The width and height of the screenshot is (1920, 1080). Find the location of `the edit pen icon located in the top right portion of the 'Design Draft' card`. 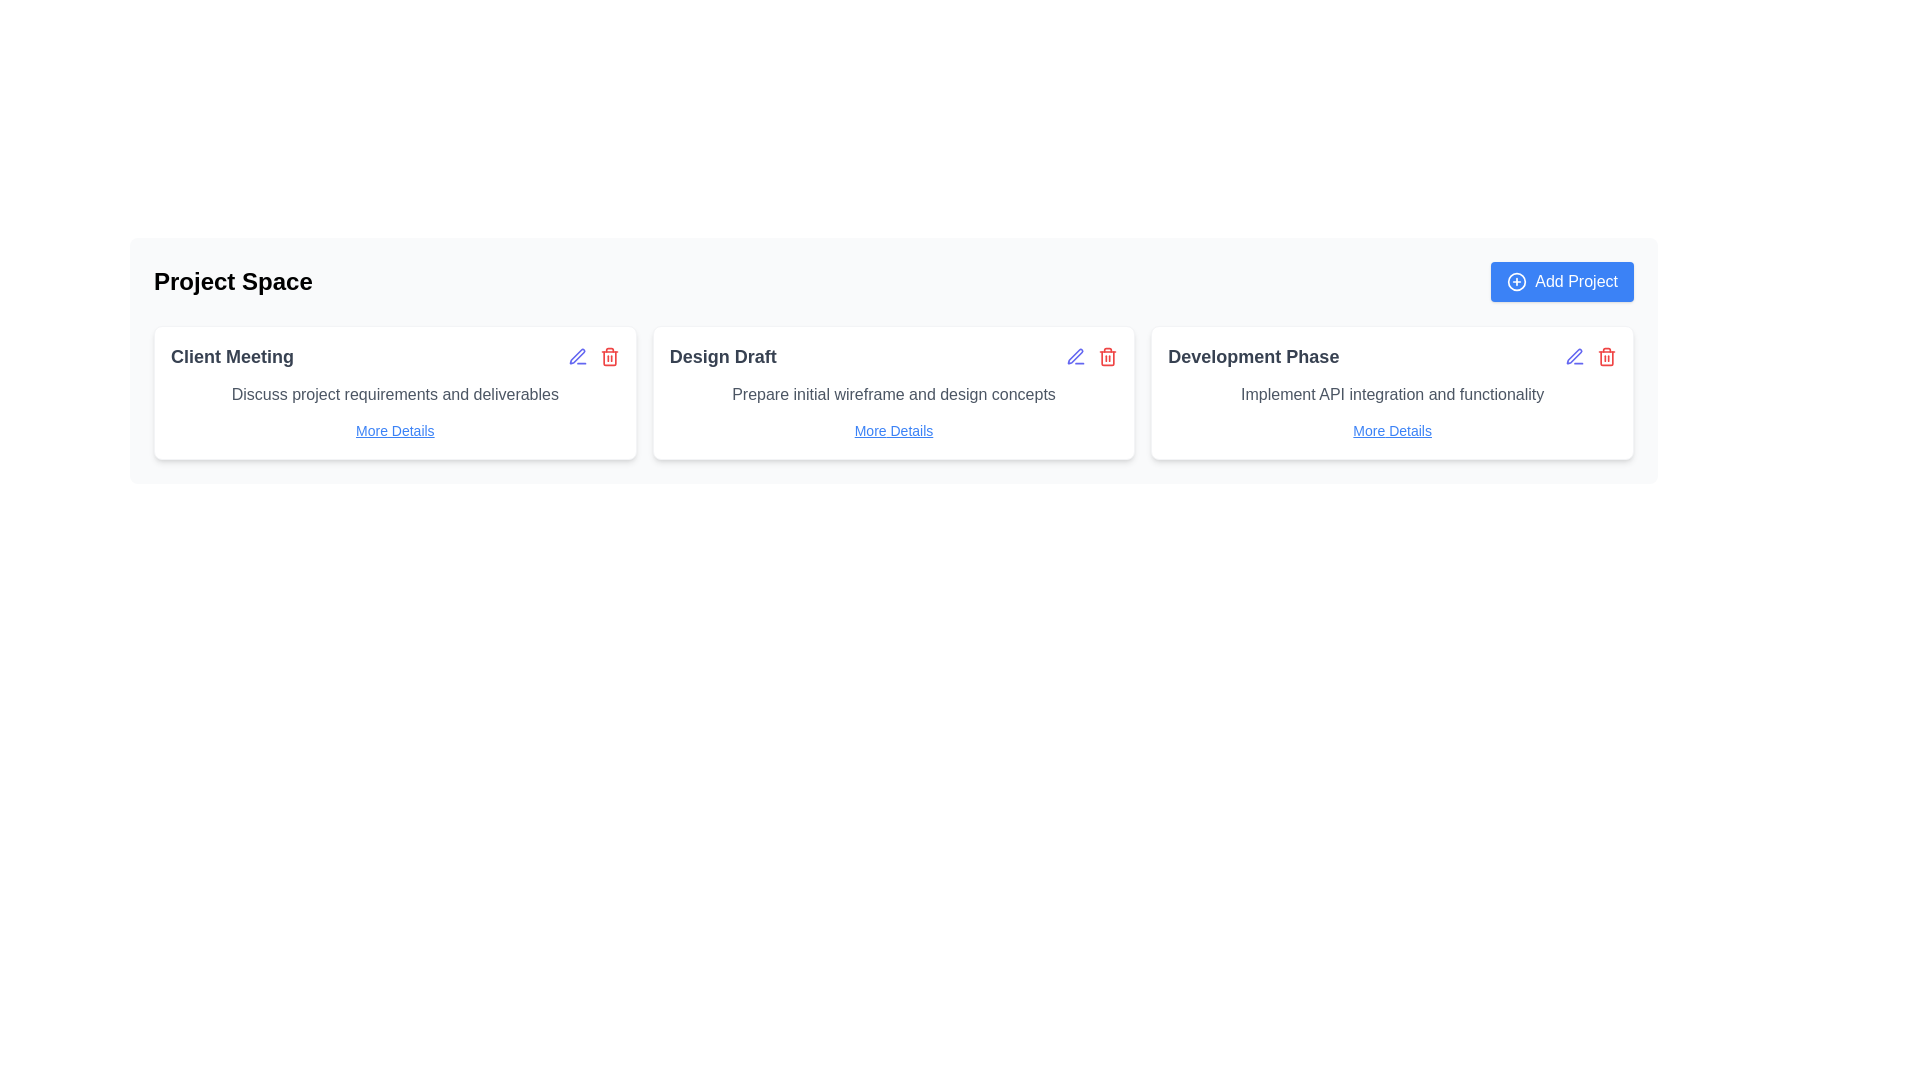

the edit pen icon located in the top right portion of the 'Design Draft' card is located at coordinates (1074, 355).